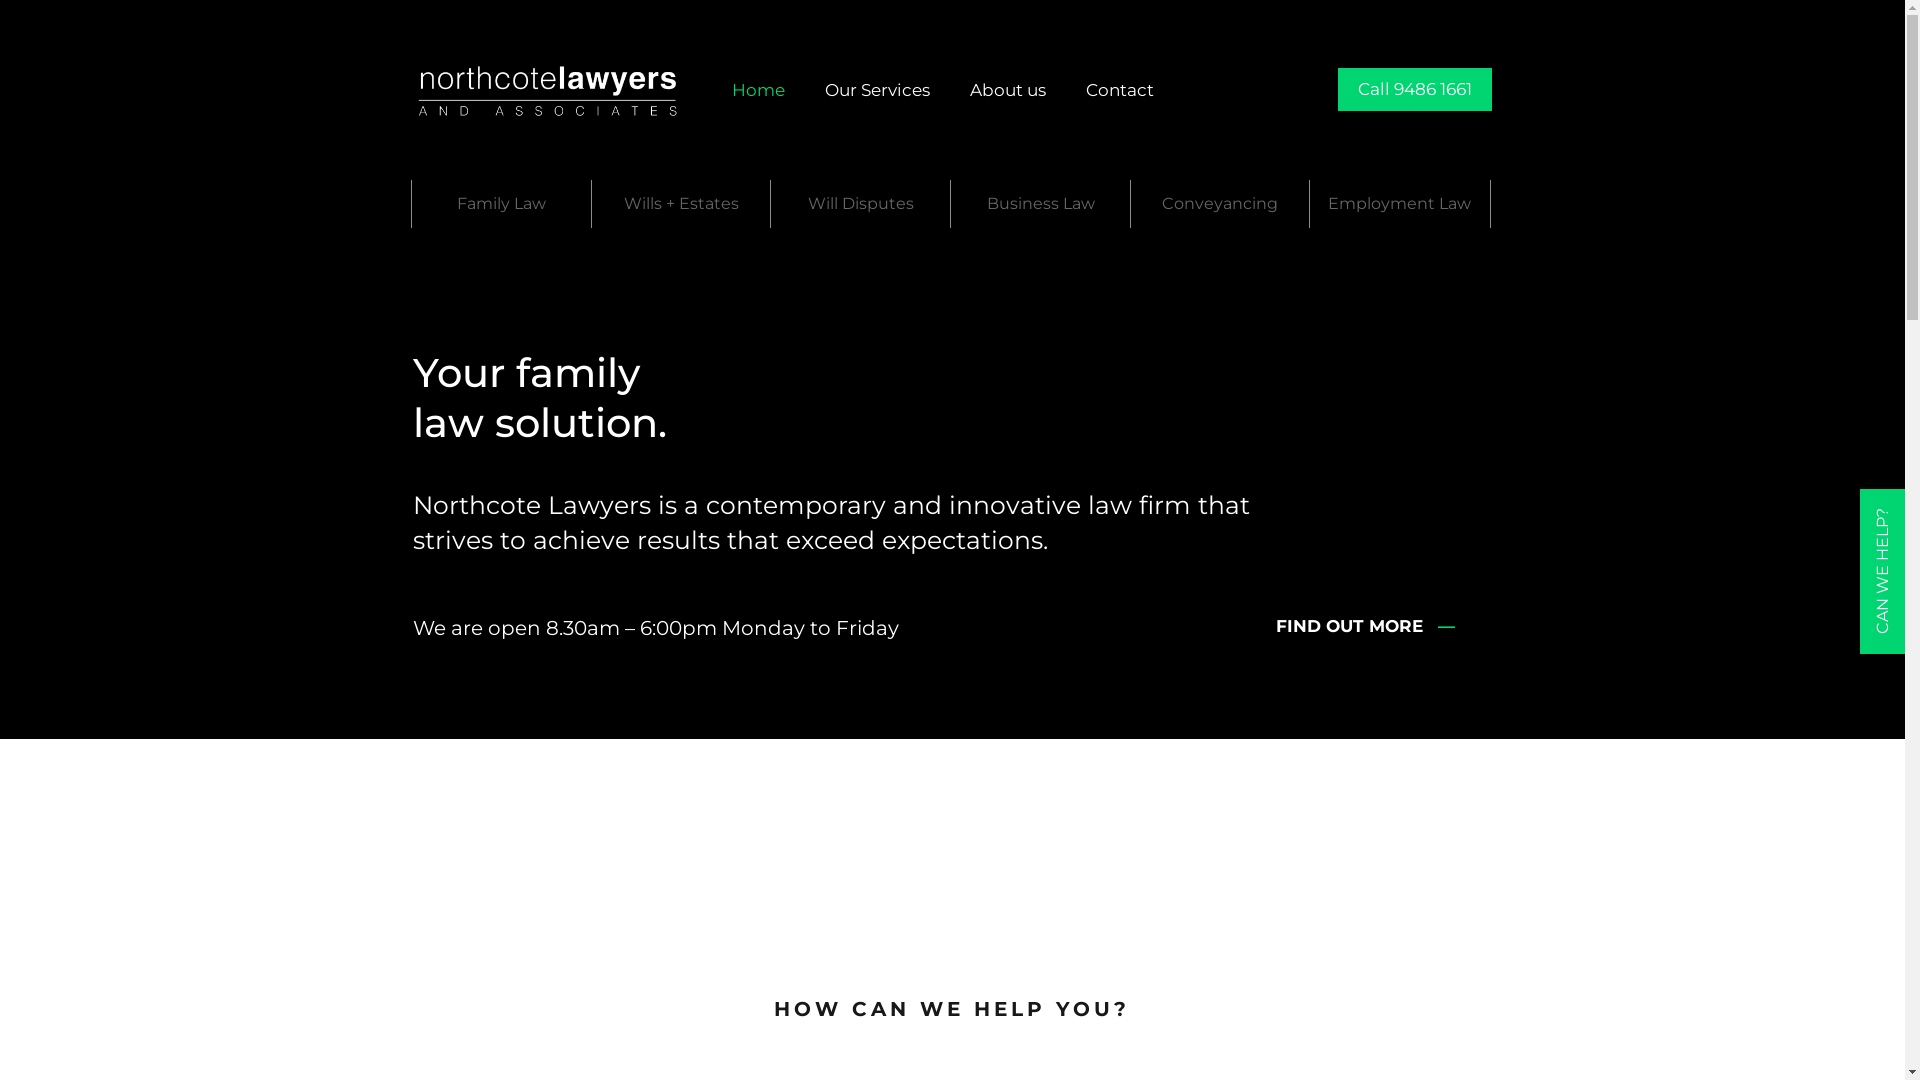 Image resolution: width=1920 pixels, height=1080 pixels. Describe the element at coordinates (1309, 204) in the screenshot. I see `'Employment Law'` at that location.